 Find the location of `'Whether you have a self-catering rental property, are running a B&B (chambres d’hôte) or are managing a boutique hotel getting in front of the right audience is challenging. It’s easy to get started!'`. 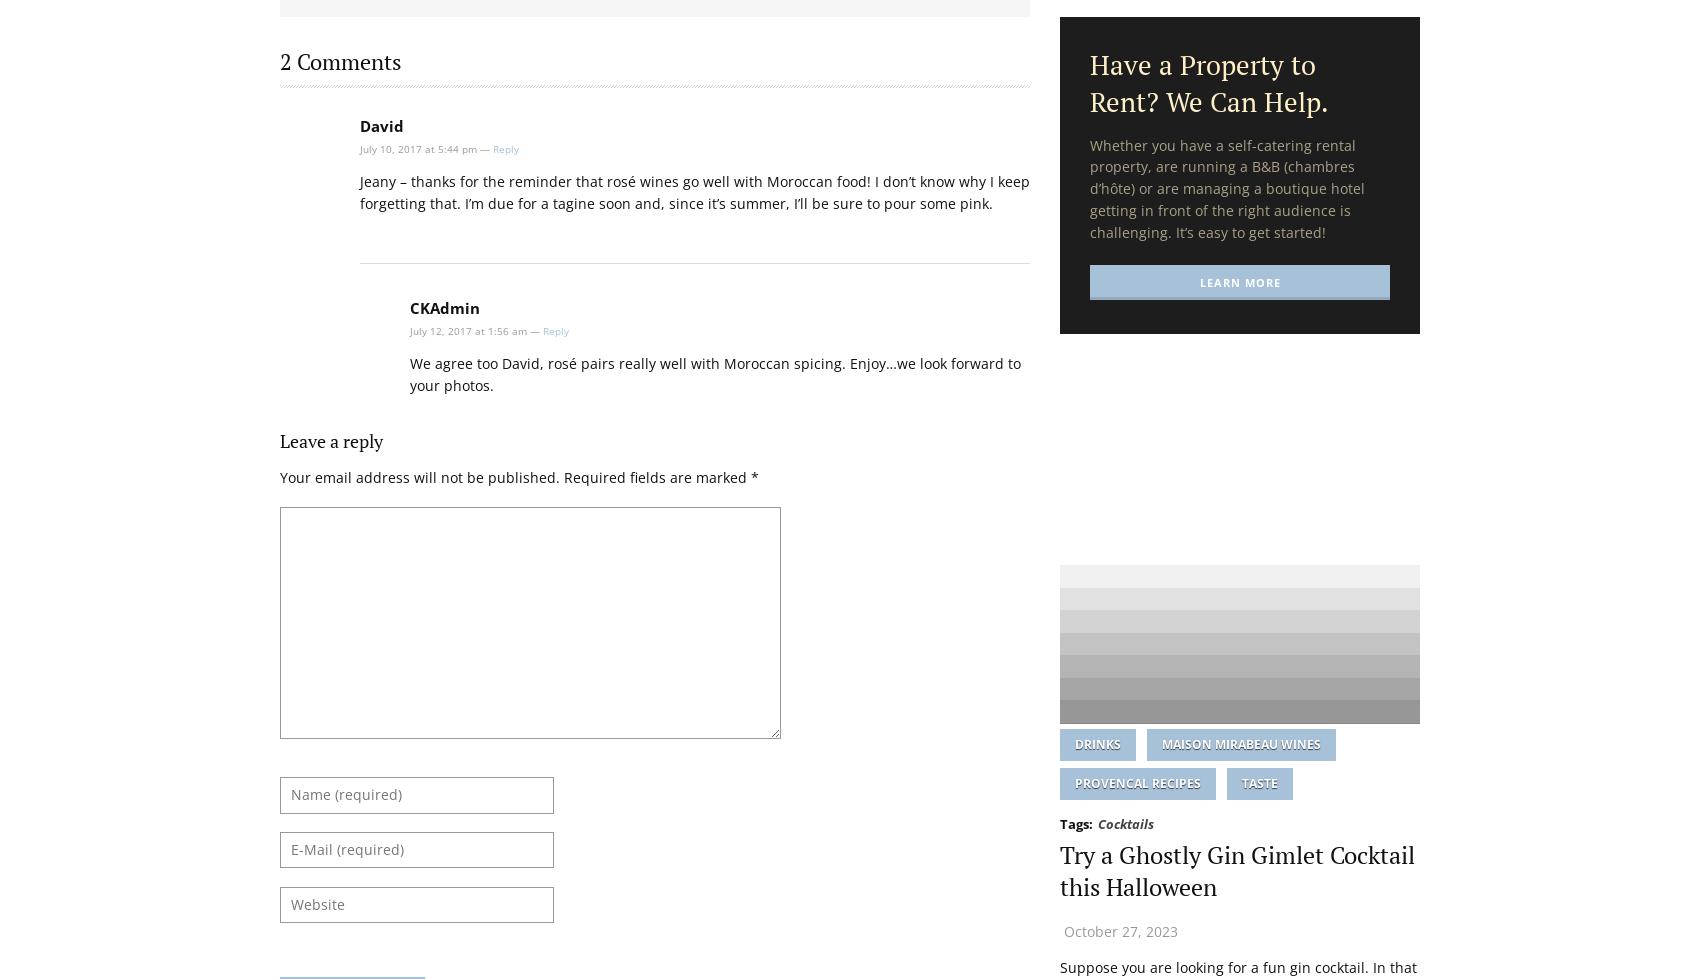

'Whether you have a self-catering rental property, are running a B&B (chambres d’hôte) or are managing a boutique hotel getting in front of the right audience is challenging. It’s easy to get started!' is located at coordinates (1226, 187).